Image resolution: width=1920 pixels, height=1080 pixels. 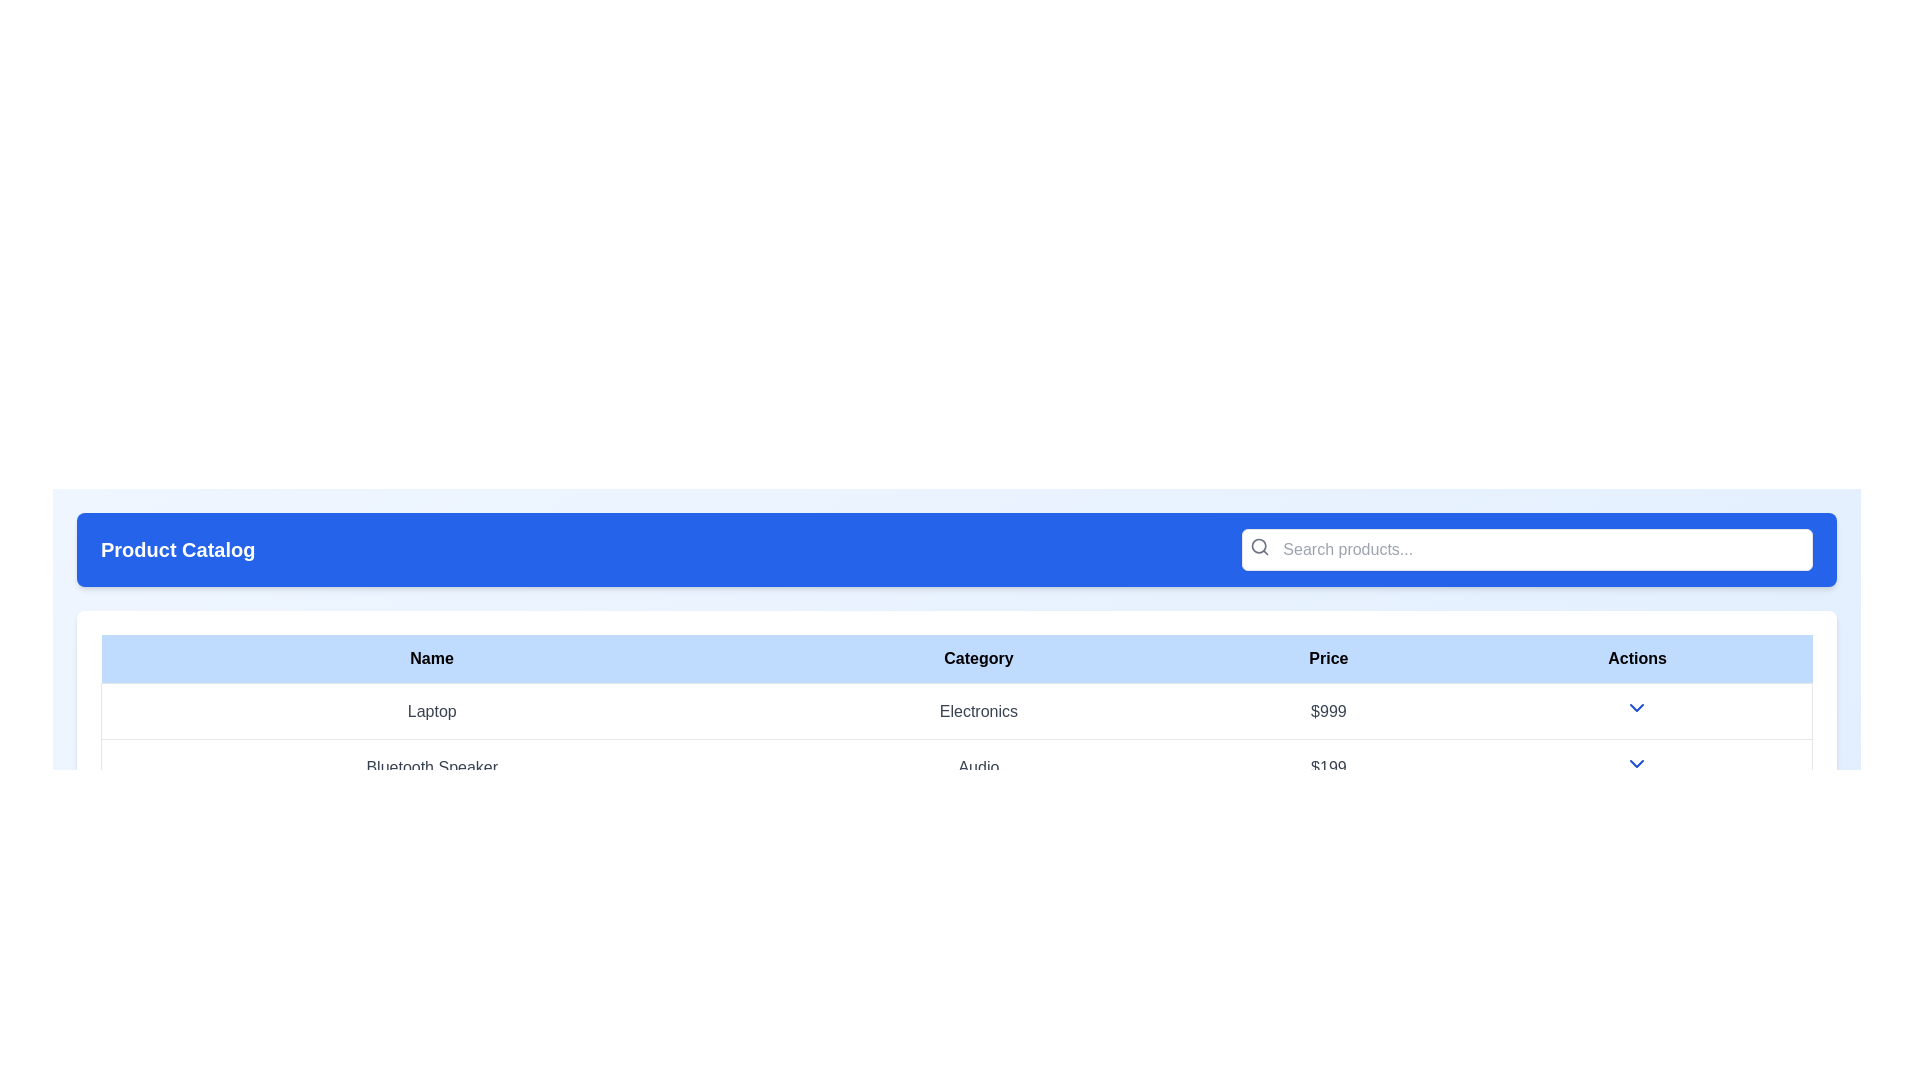 What do you see at coordinates (1328, 710) in the screenshot?
I see `the static text label displaying the price '$999' in the price column of the product table for the 'Laptop' entry` at bounding box center [1328, 710].